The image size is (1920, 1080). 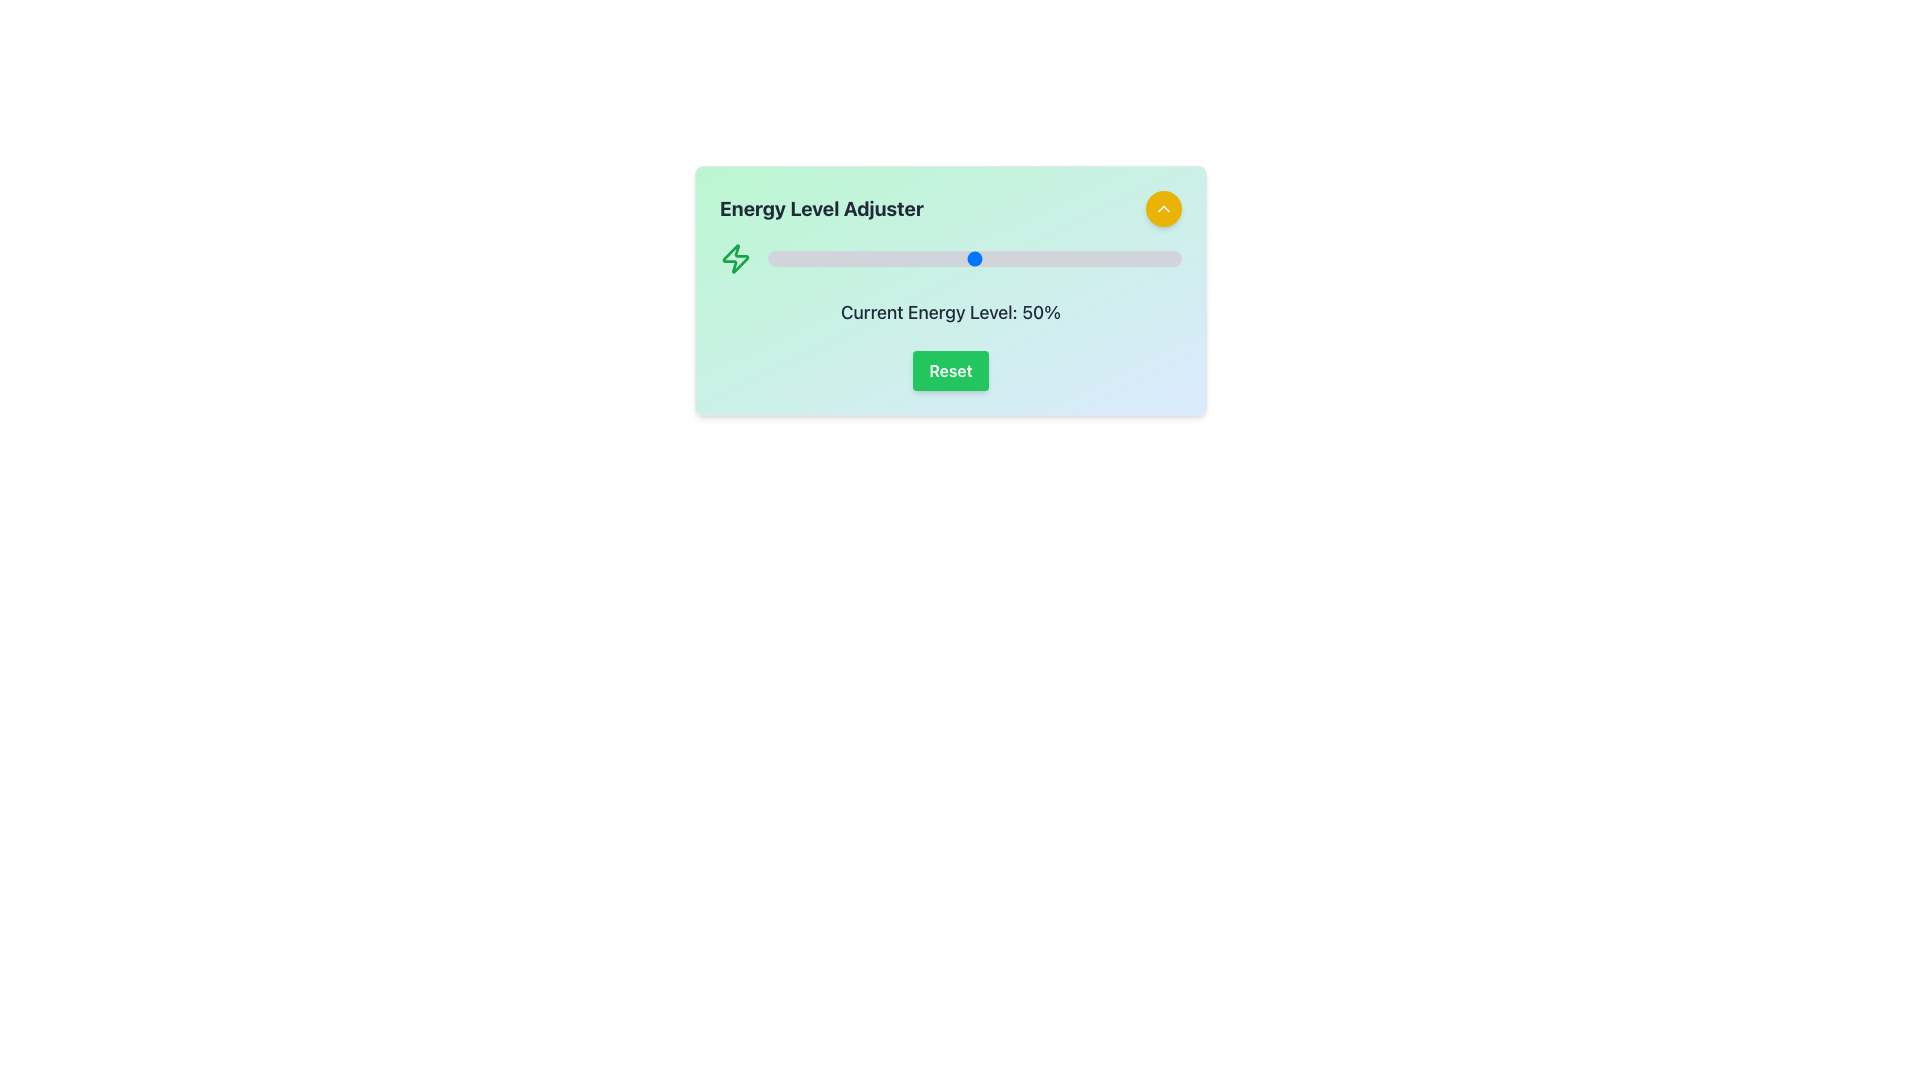 I want to click on the energy level, so click(x=821, y=257).